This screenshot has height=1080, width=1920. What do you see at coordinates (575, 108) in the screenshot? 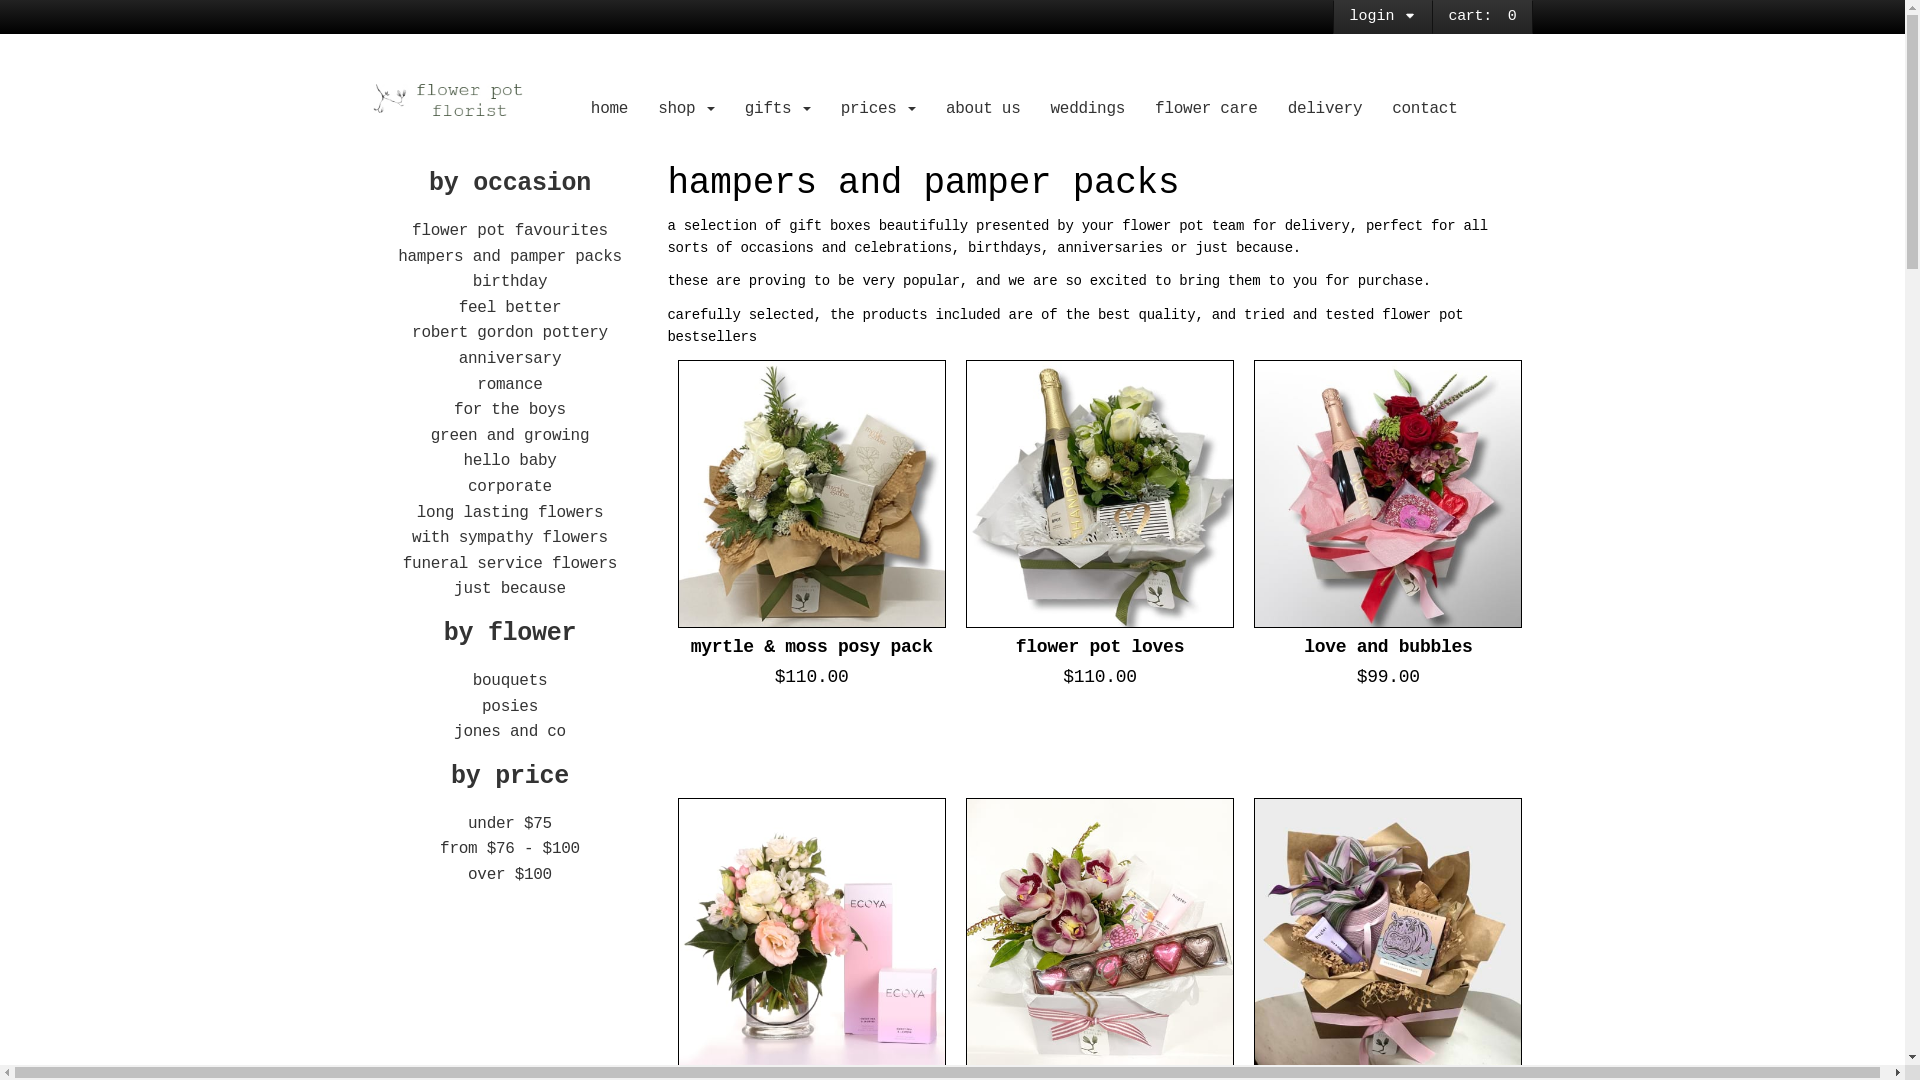
I see `'home'` at bounding box center [575, 108].